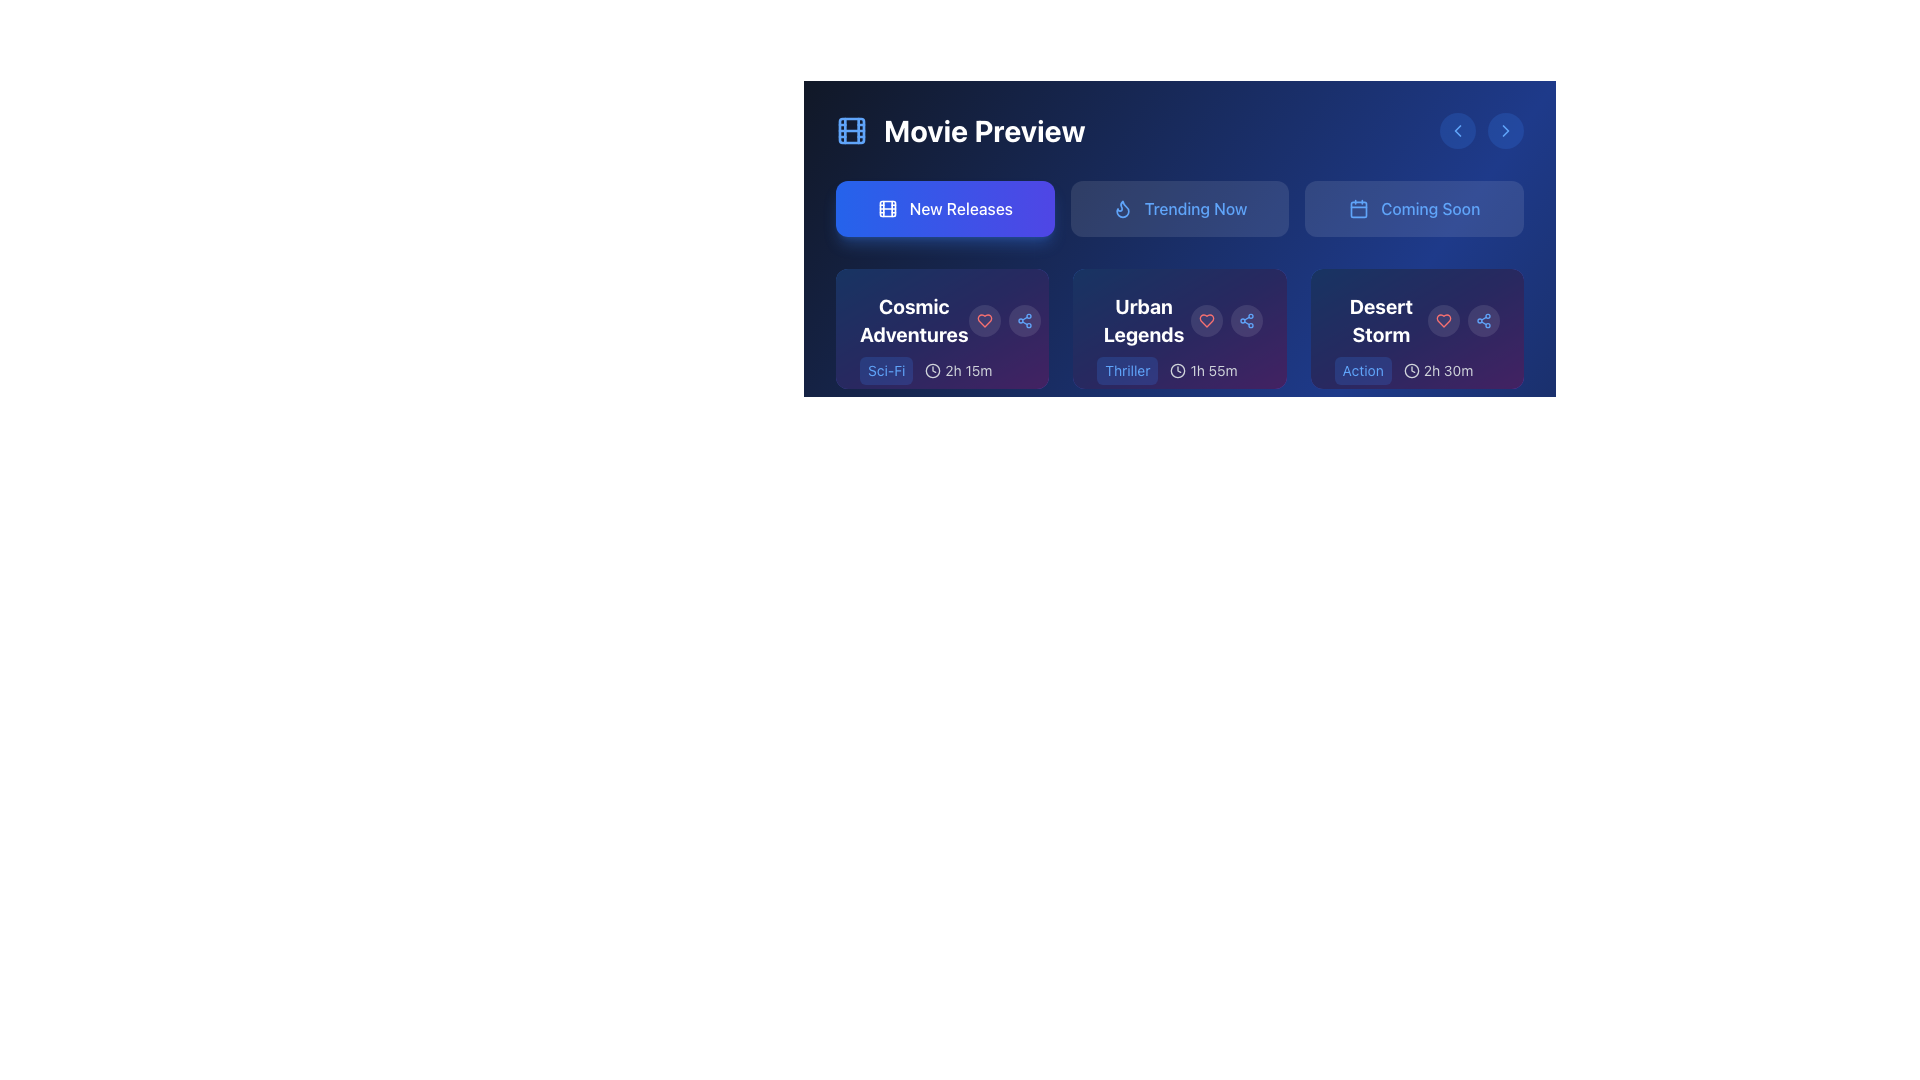  I want to click on the share icon button located in the bottom-right corner of the 'Cosmic Adventures' movie card, so click(1024, 319).